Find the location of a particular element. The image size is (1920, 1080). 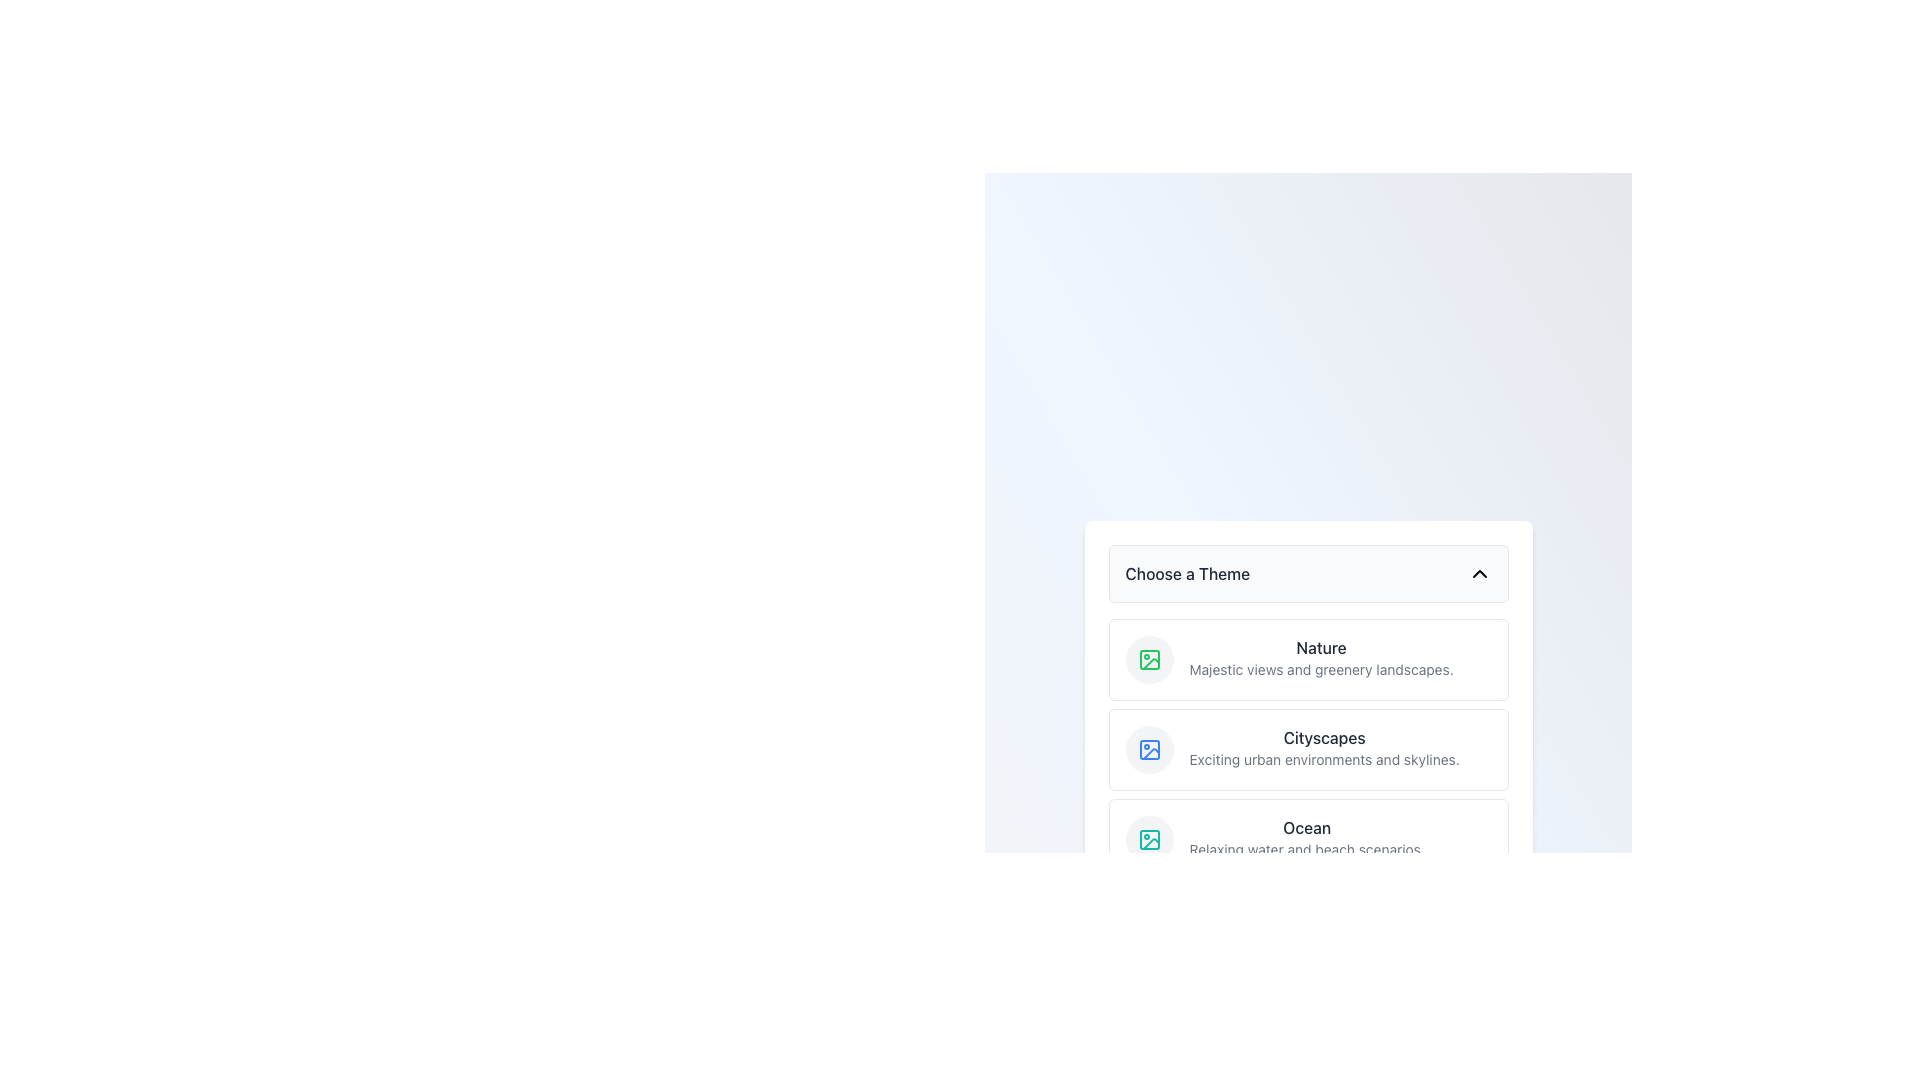

the SVG graphic element representing the 'Ocean' theme icon located at the bottom of the theme selection interface is located at coordinates (1149, 840).